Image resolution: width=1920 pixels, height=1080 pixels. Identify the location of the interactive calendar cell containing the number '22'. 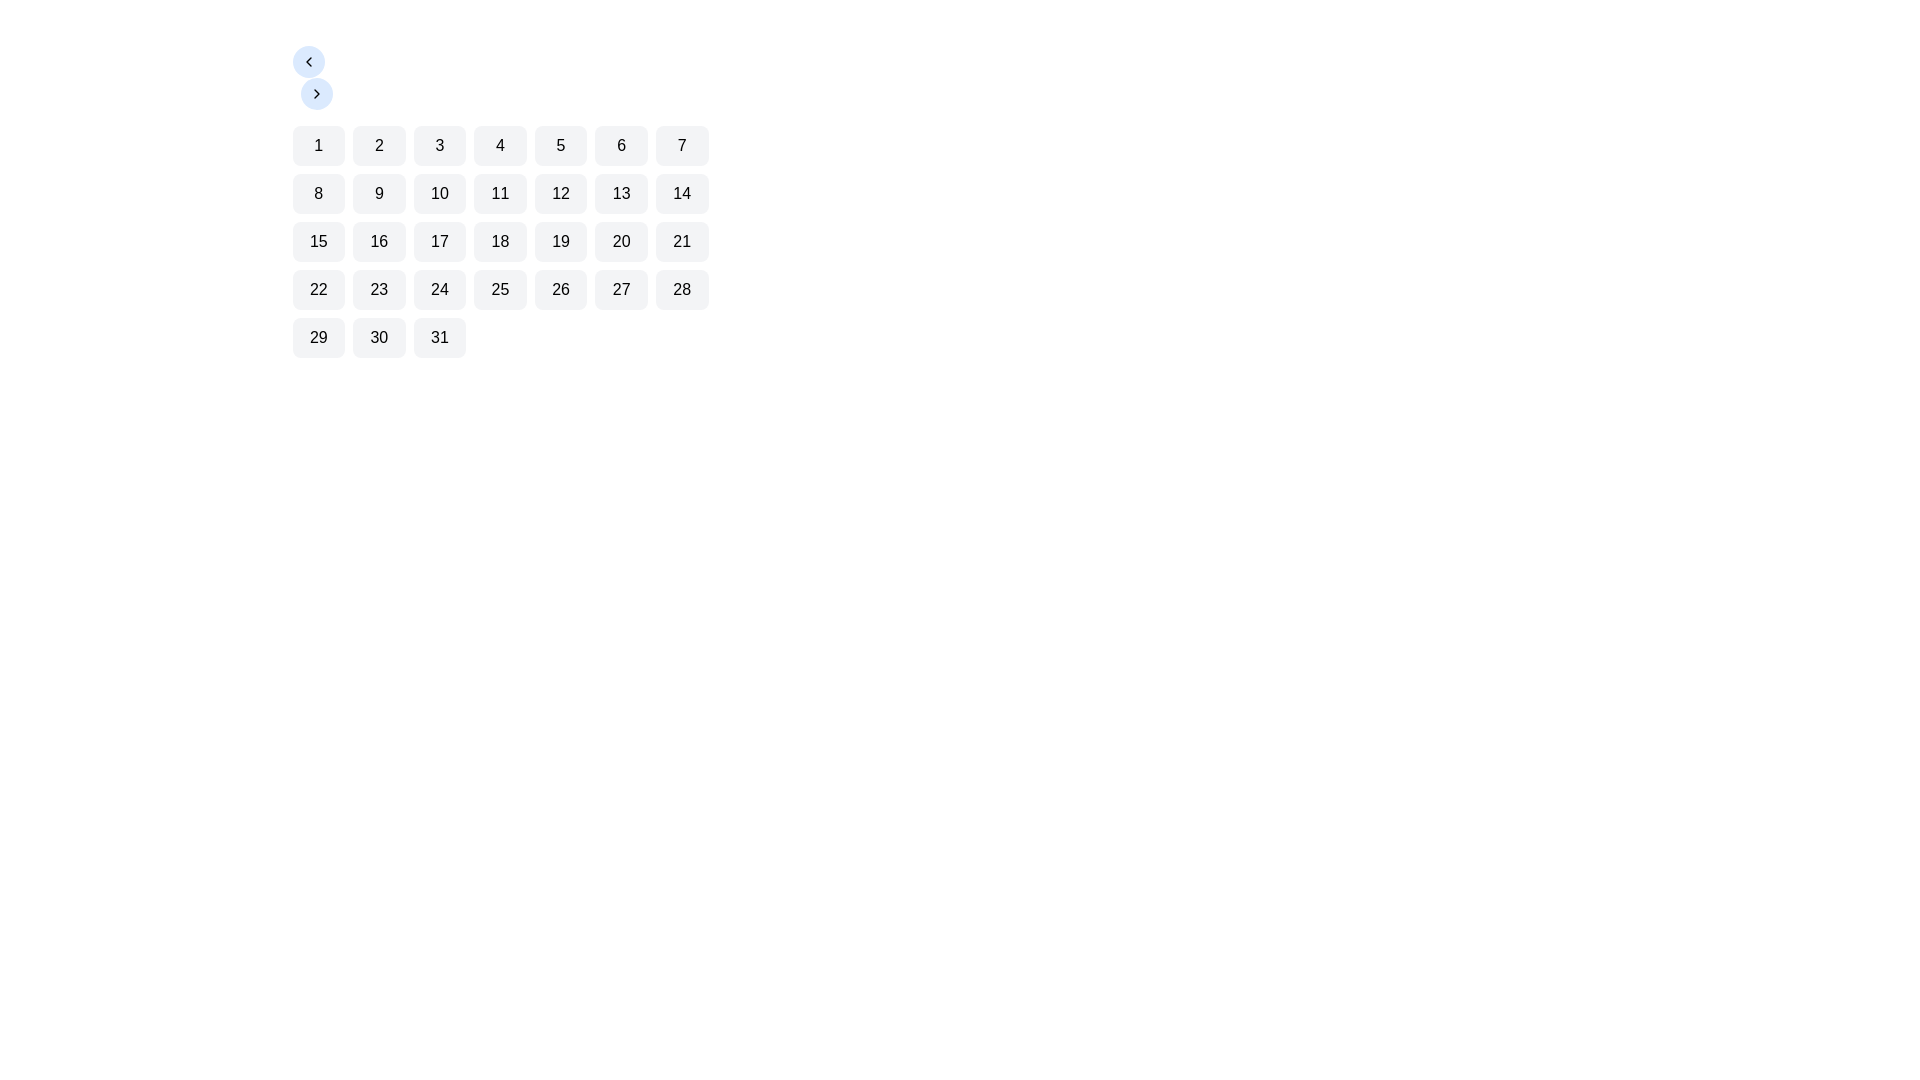
(317, 289).